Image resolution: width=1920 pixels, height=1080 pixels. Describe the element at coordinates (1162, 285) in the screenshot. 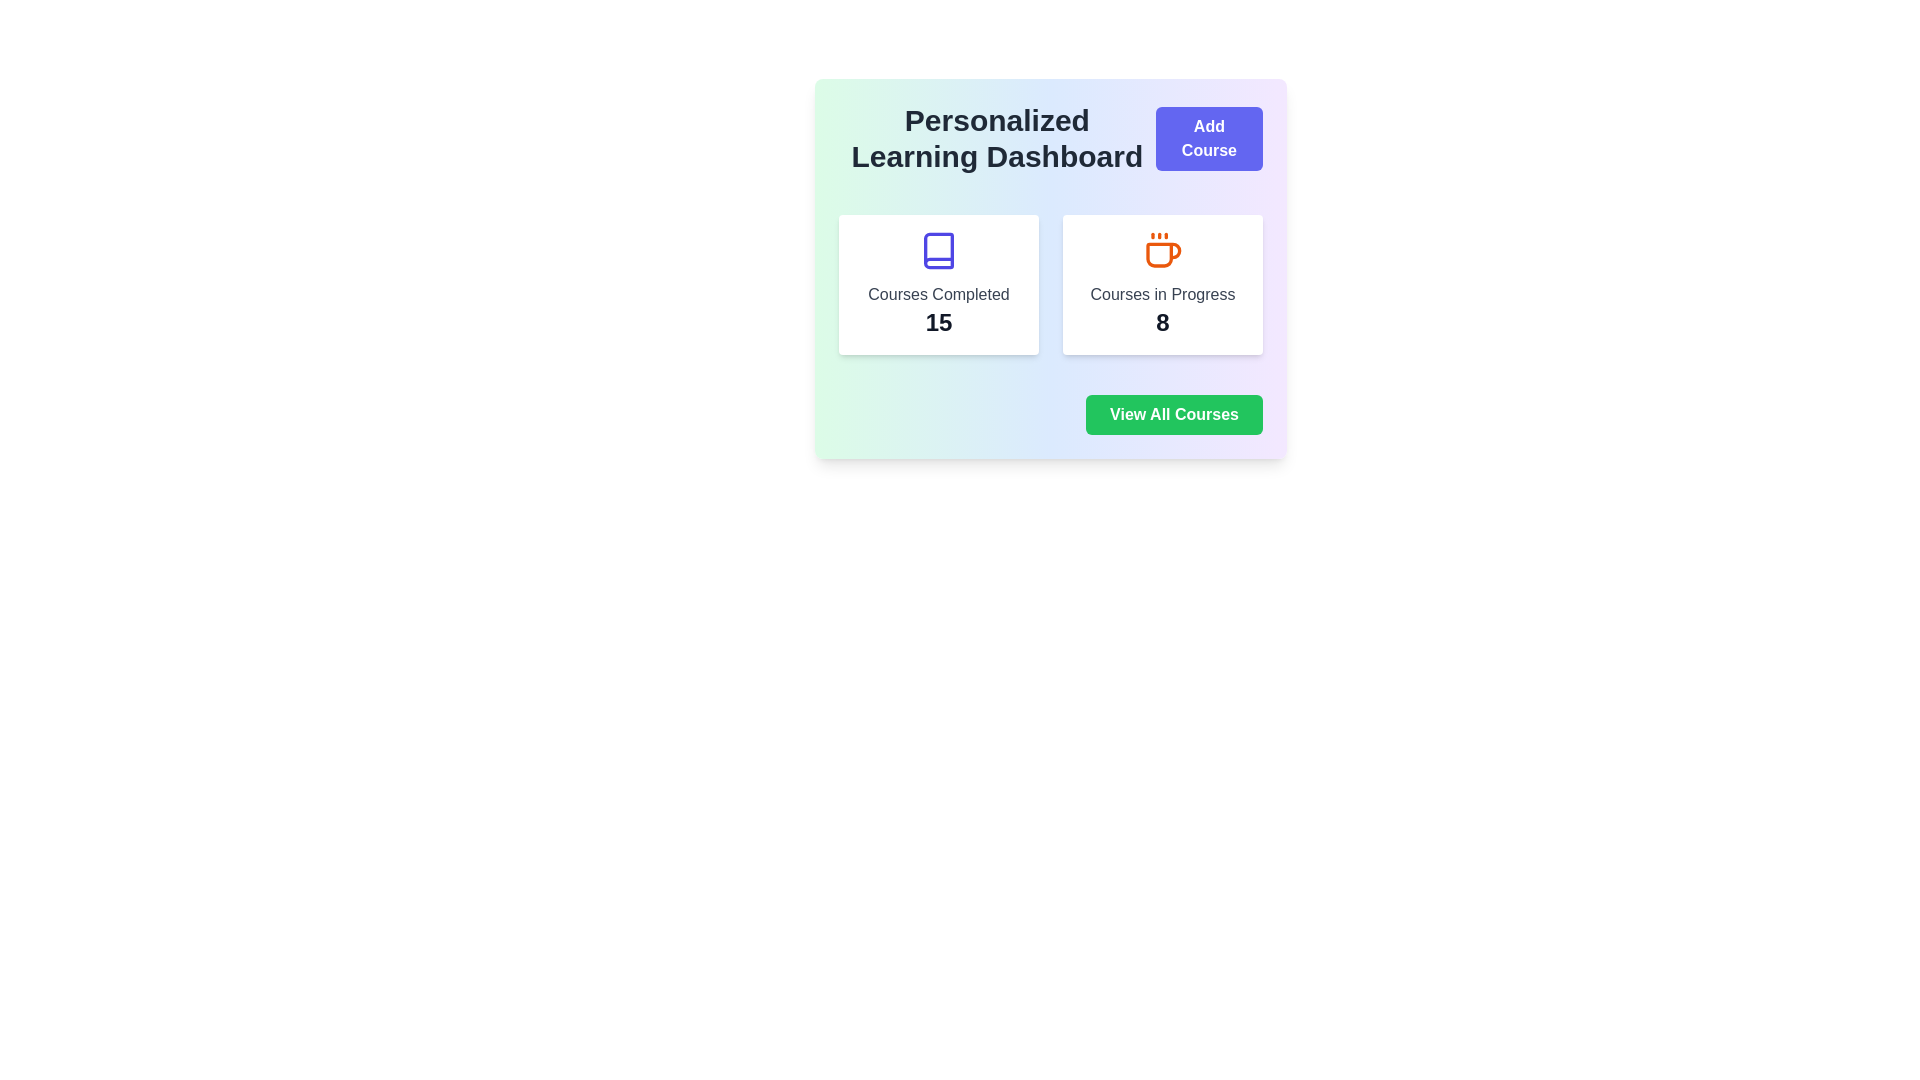

I see `the information displayed on the Summary card featuring a coffee cup icon, the text 'Courses in Progress', and the number '8'` at that location.